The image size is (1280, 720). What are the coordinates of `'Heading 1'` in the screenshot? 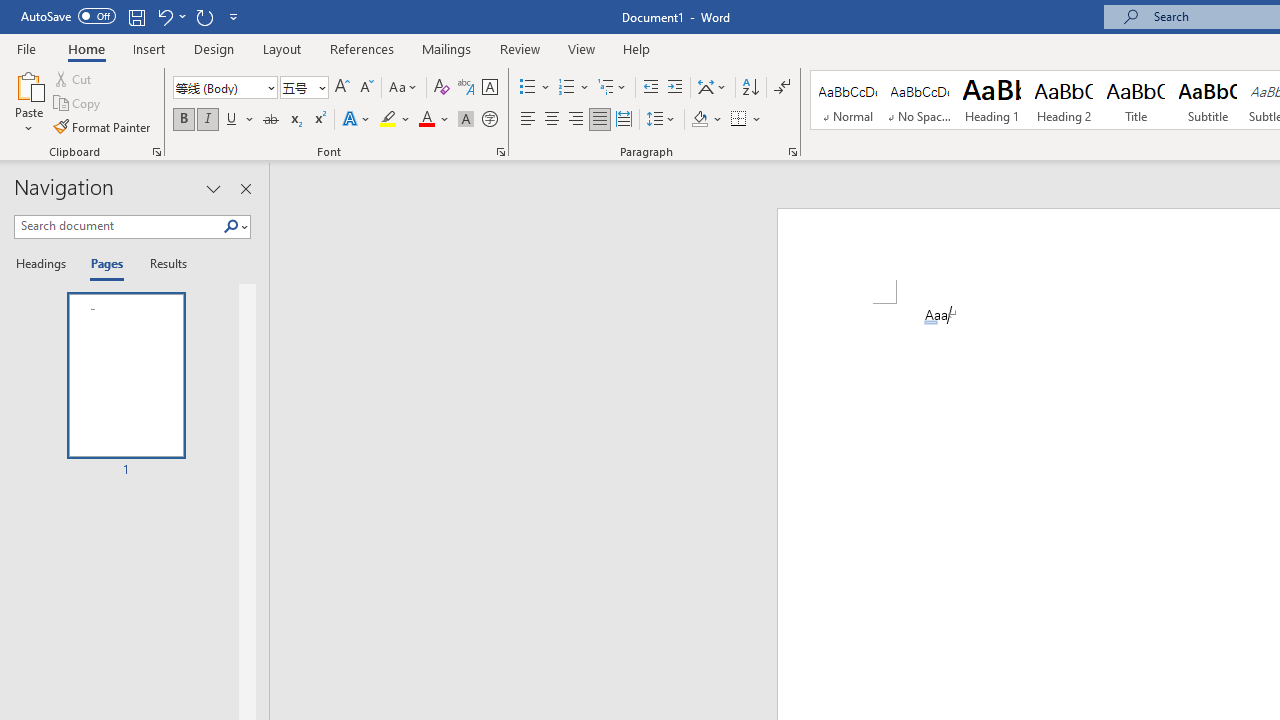 It's located at (992, 100).